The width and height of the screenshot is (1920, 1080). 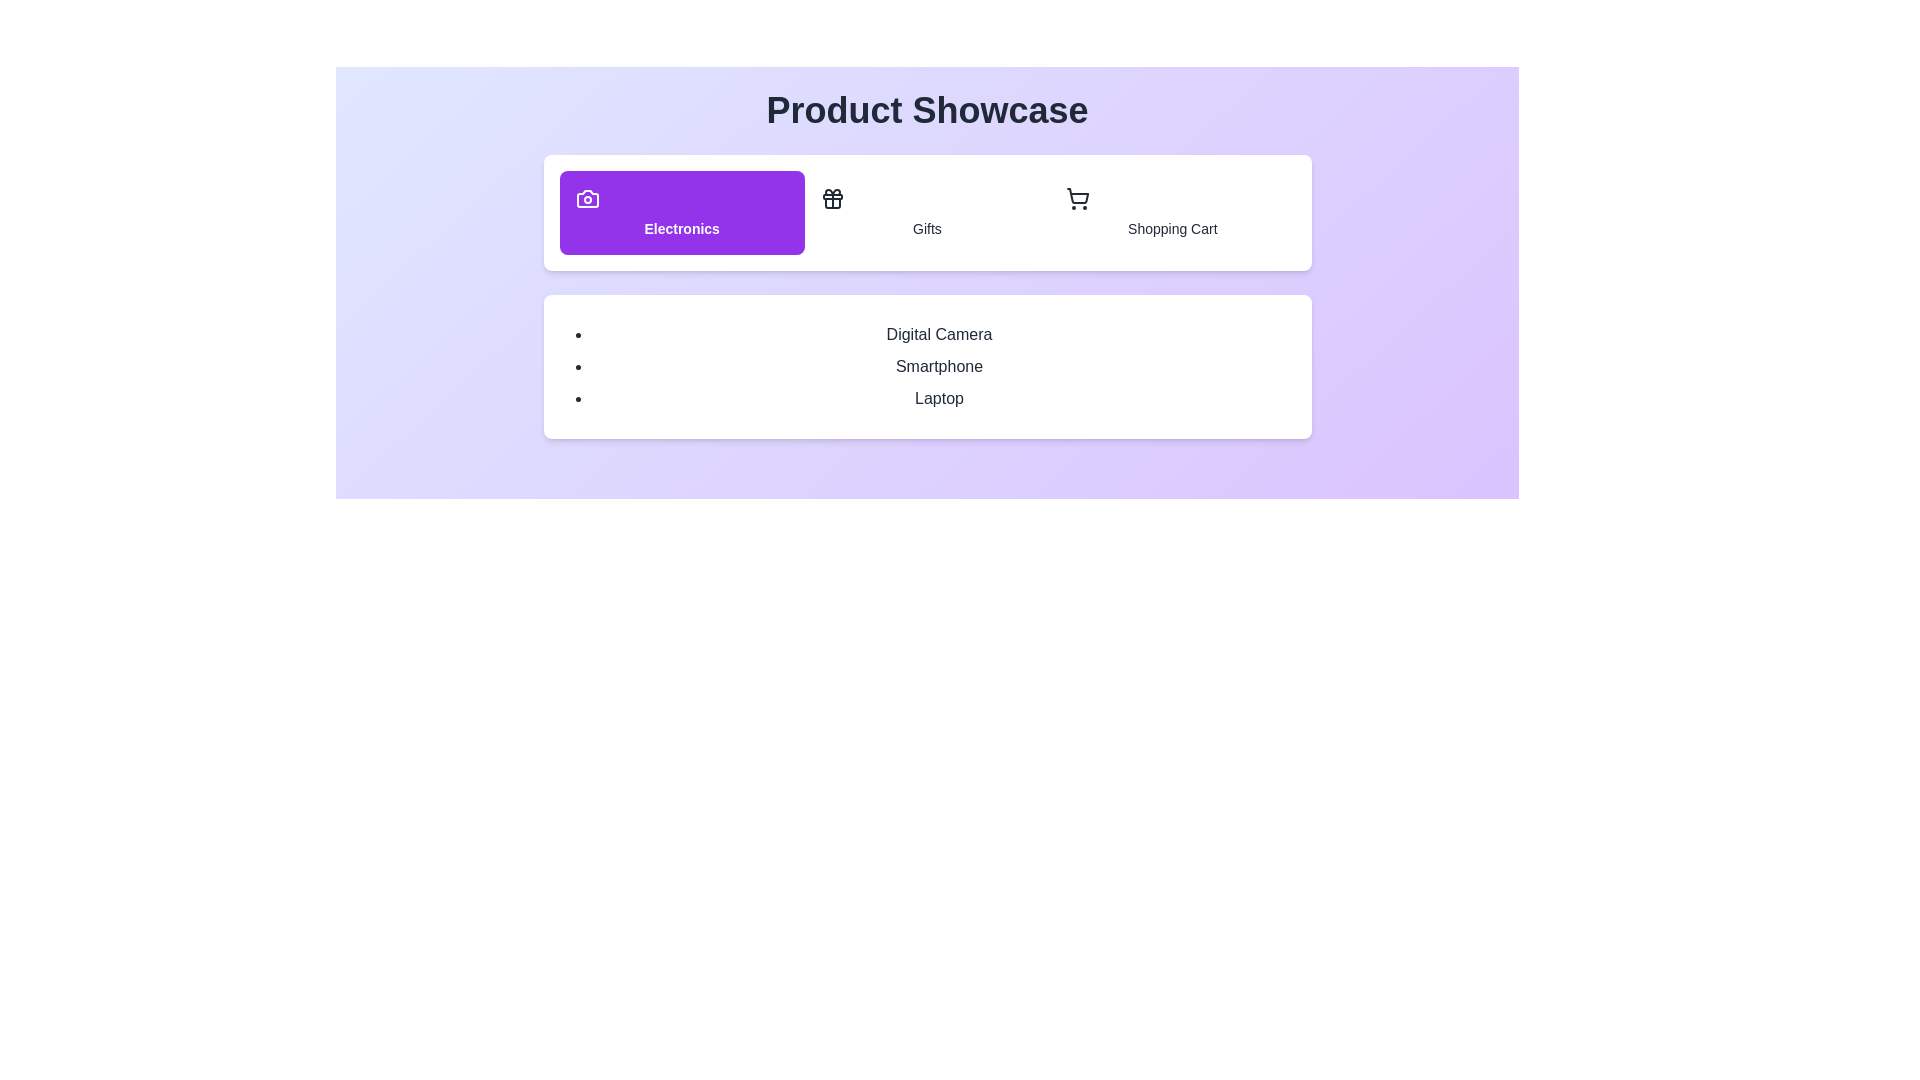 I want to click on the gift icon located under the 'Gifts' label in the navigation menu, which has a minimalist black design resembling a wrapped present, so click(x=832, y=199).